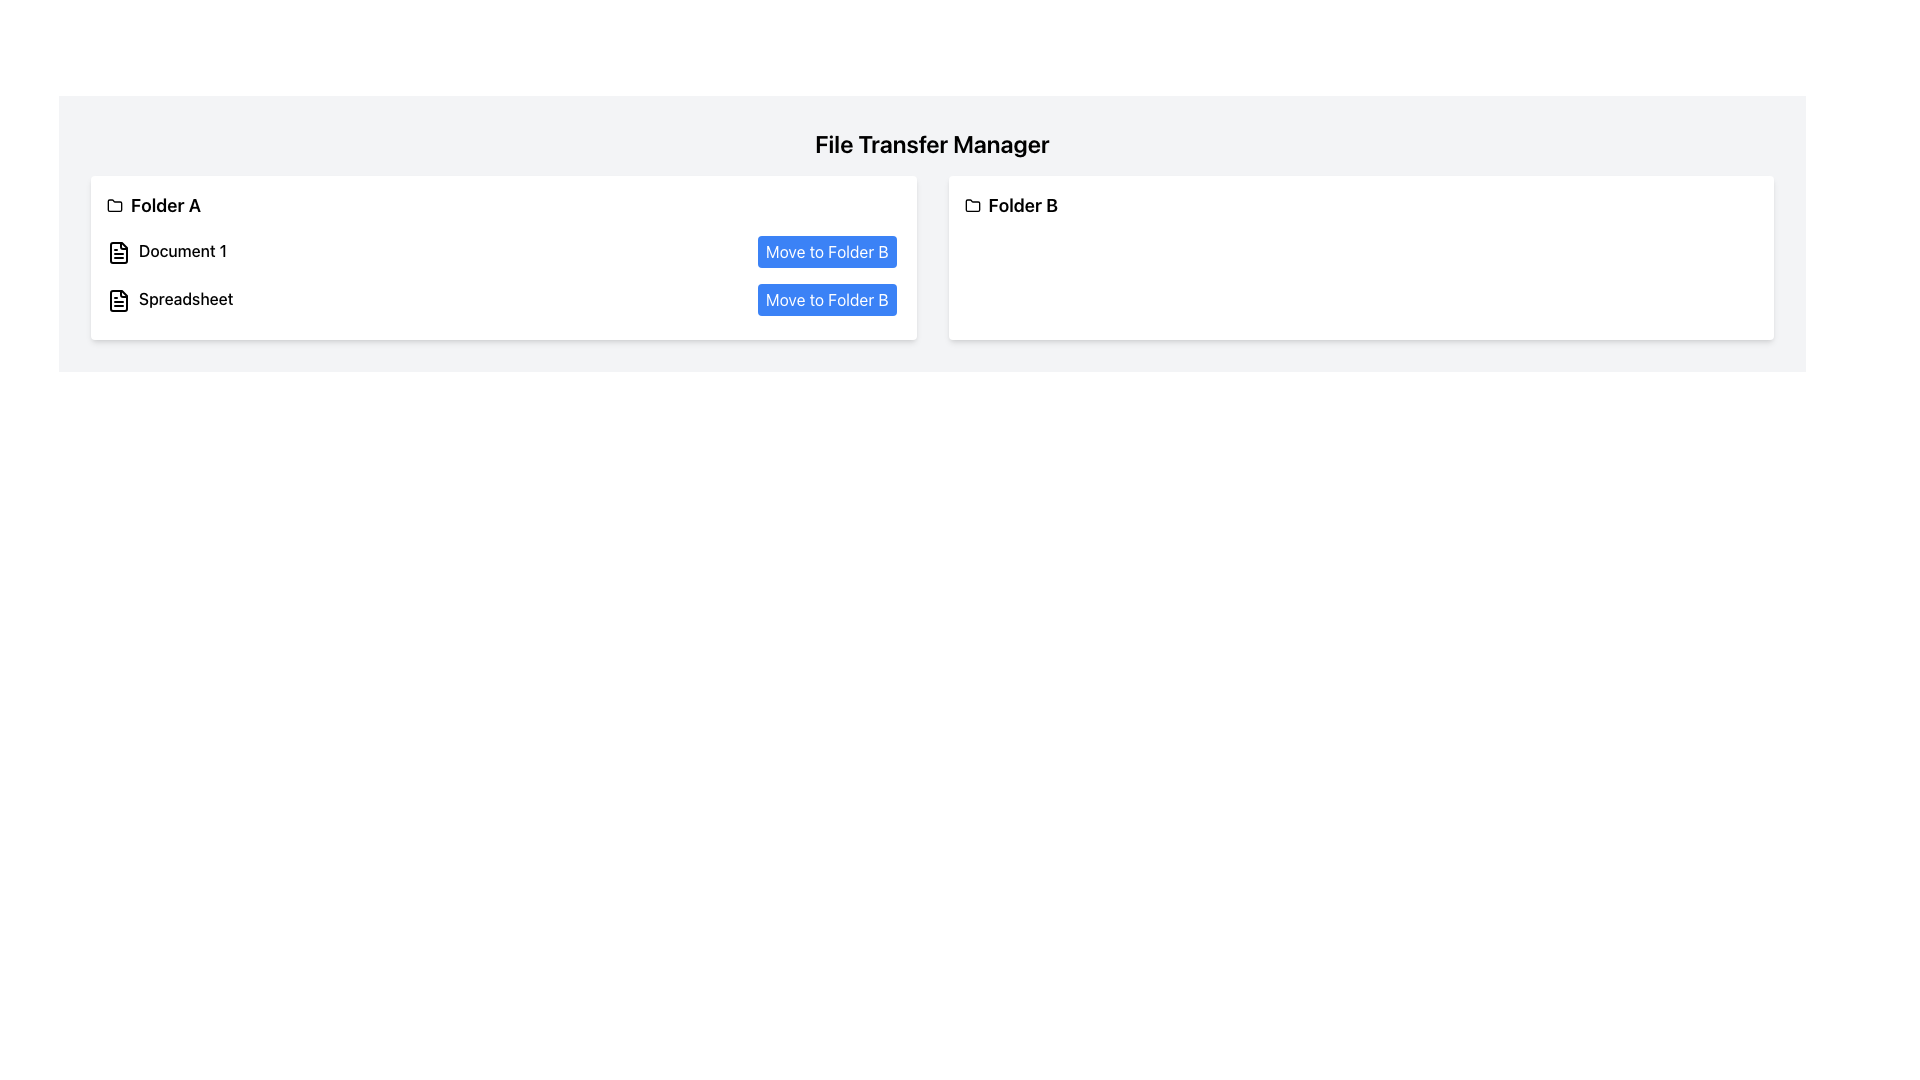 This screenshot has height=1080, width=1920. What do you see at coordinates (118, 250) in the screenshot?
I see `the document icon representing 'Document 1' in the file manager interface, which is located to the left of the text label` at bounding box center [118, 250].